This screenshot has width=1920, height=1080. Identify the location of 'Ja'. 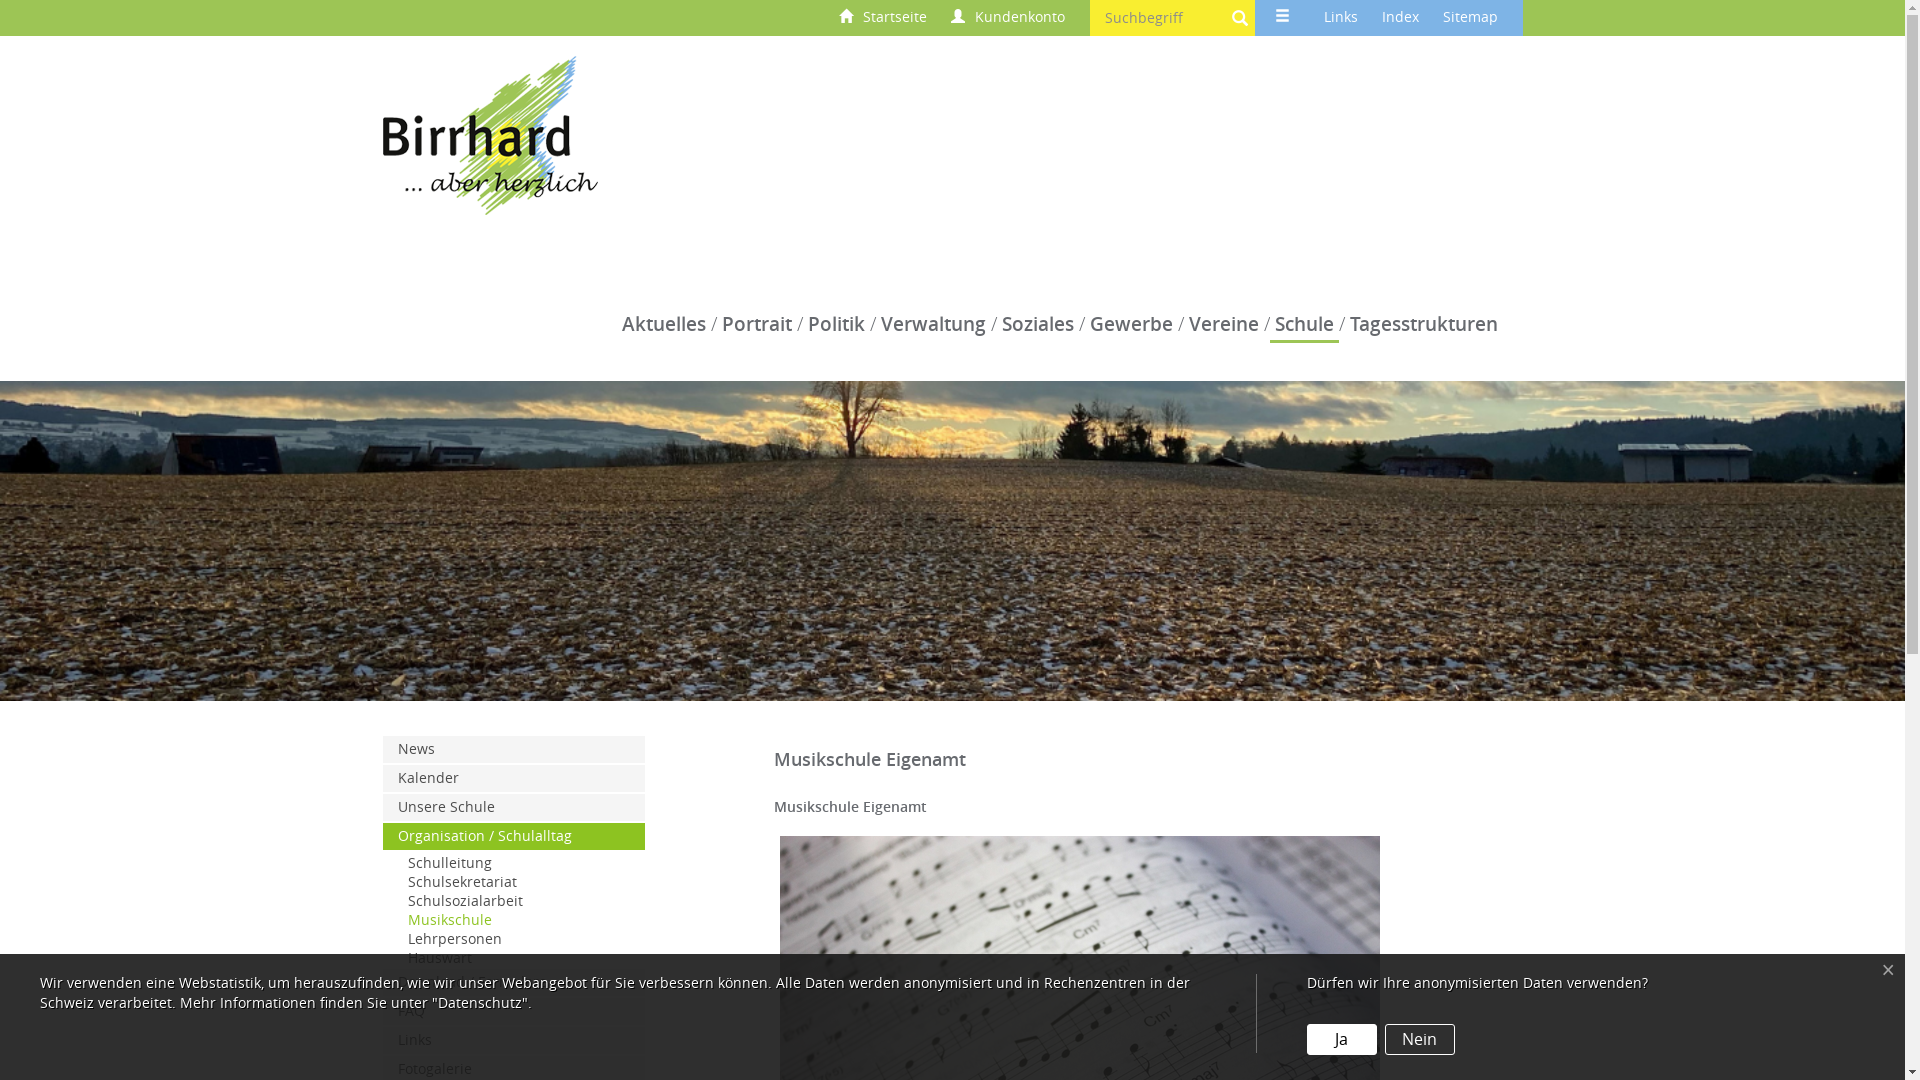
(1342, 1038).